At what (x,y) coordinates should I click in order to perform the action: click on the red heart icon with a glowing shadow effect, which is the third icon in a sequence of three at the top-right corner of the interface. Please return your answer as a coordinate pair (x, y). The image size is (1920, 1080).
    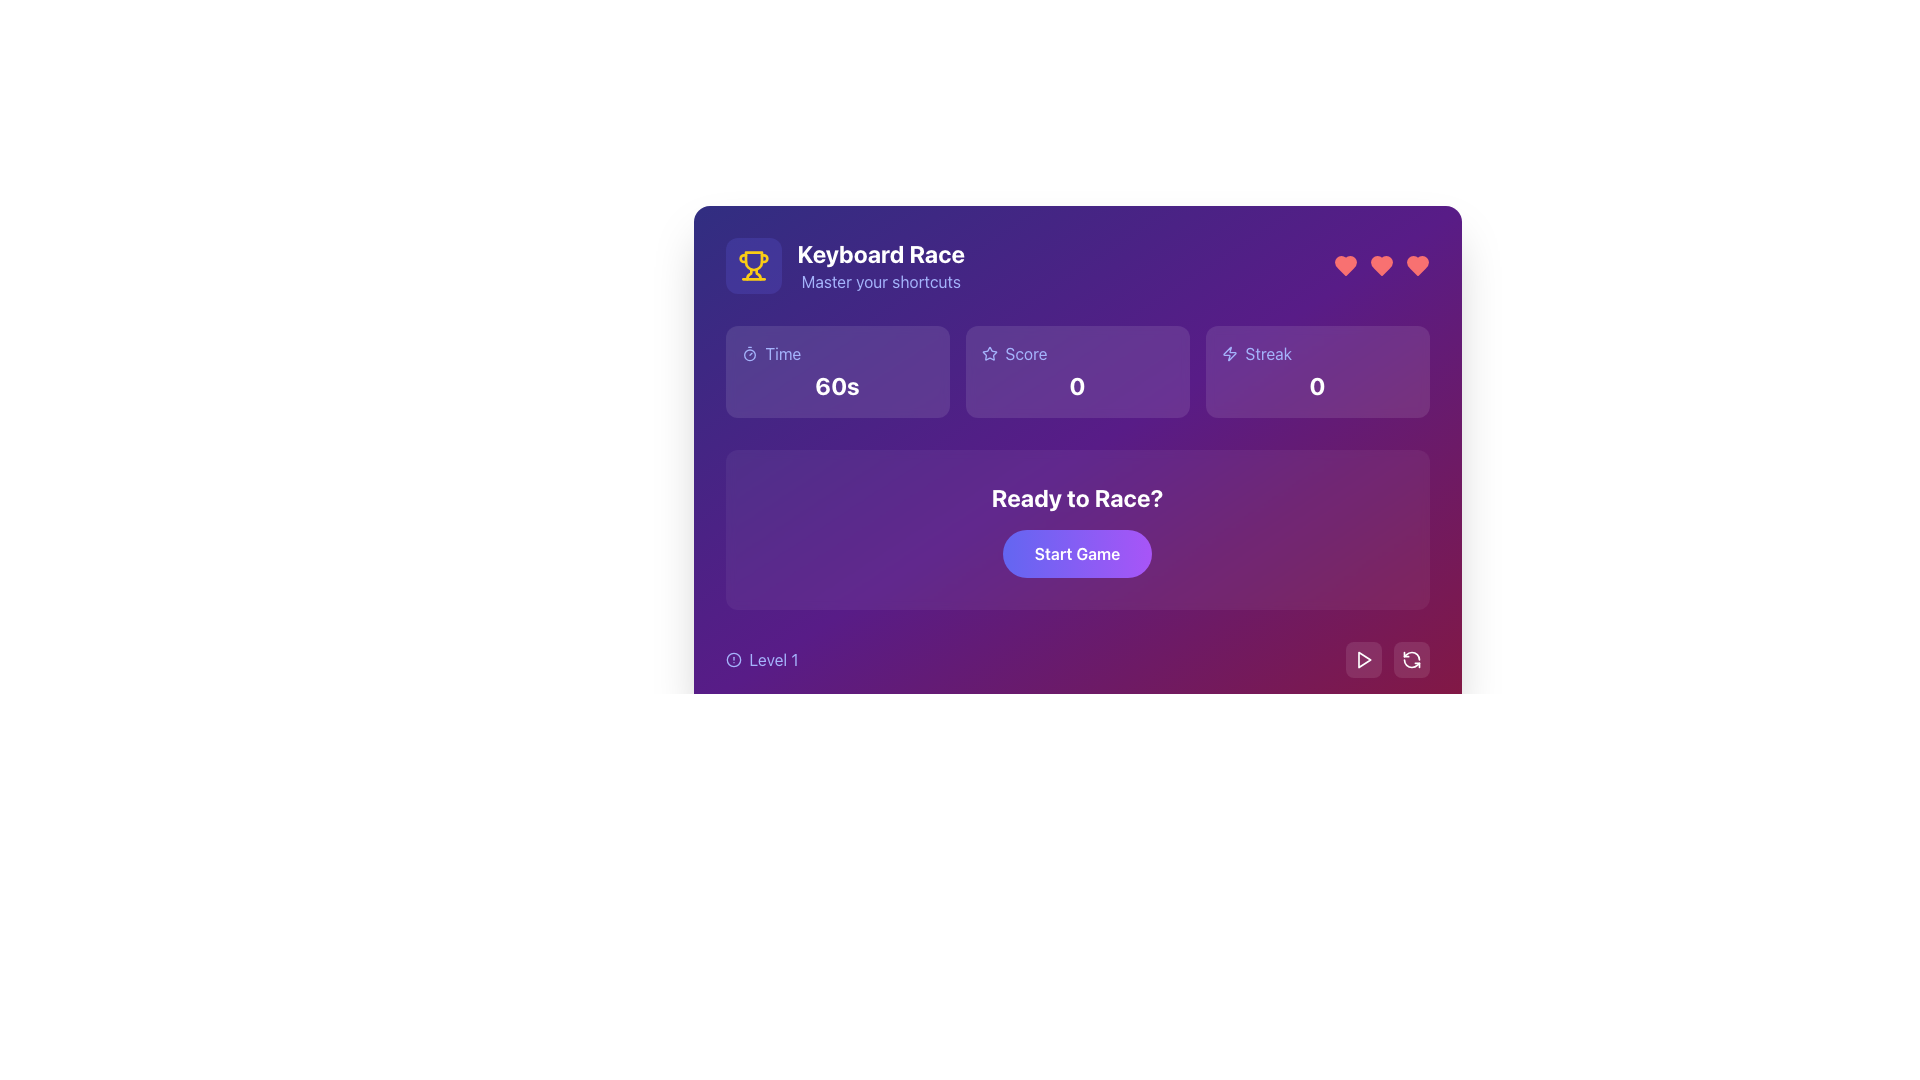
    Looking at the image, I should click on (1416, 265).